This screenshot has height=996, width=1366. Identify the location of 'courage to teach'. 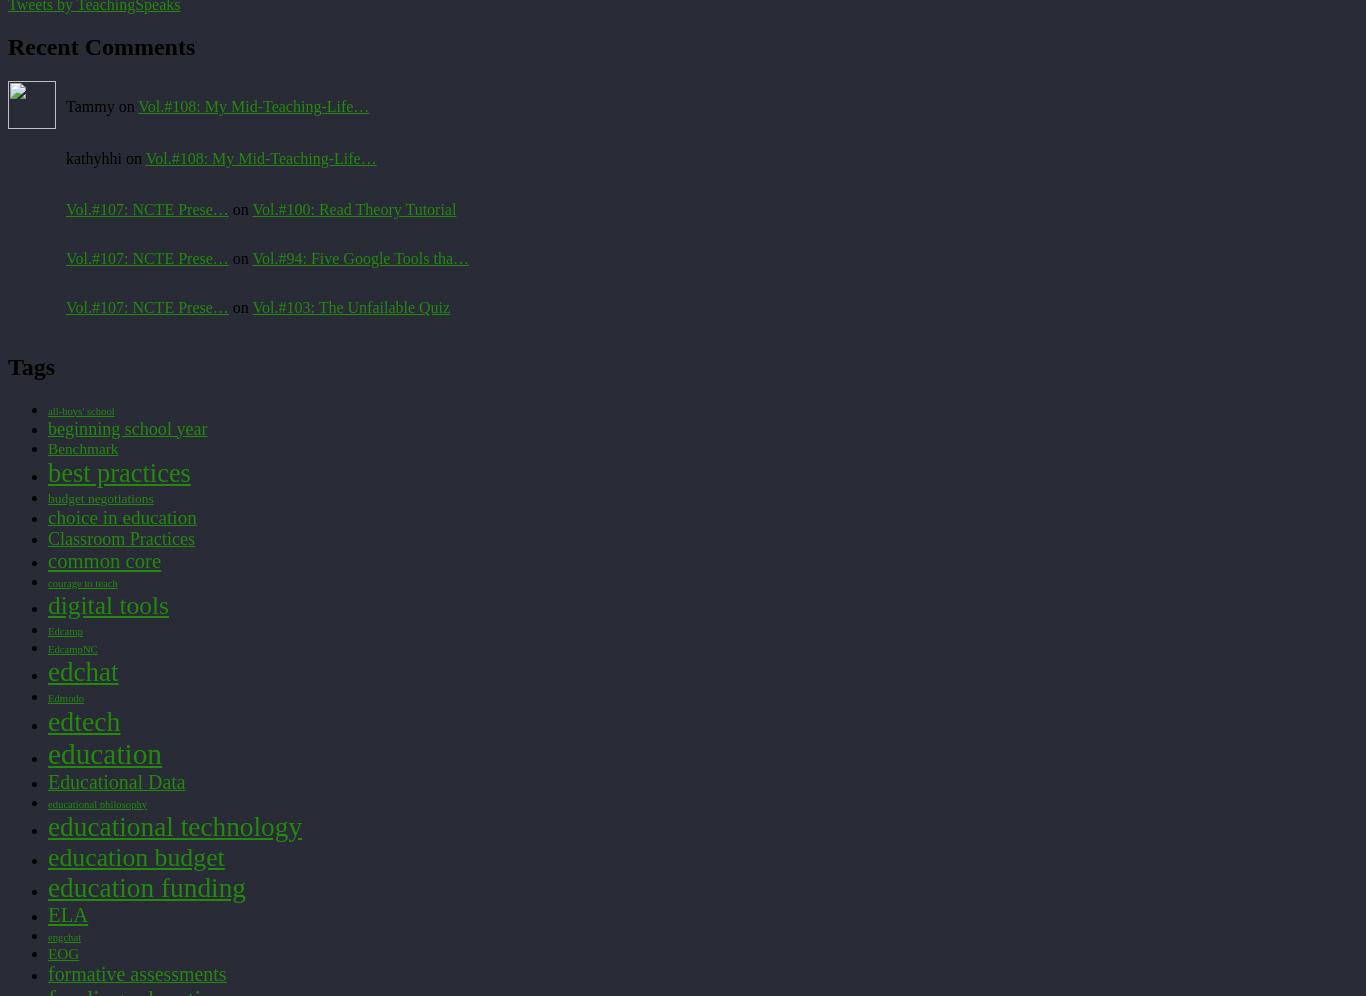
(82, 582).